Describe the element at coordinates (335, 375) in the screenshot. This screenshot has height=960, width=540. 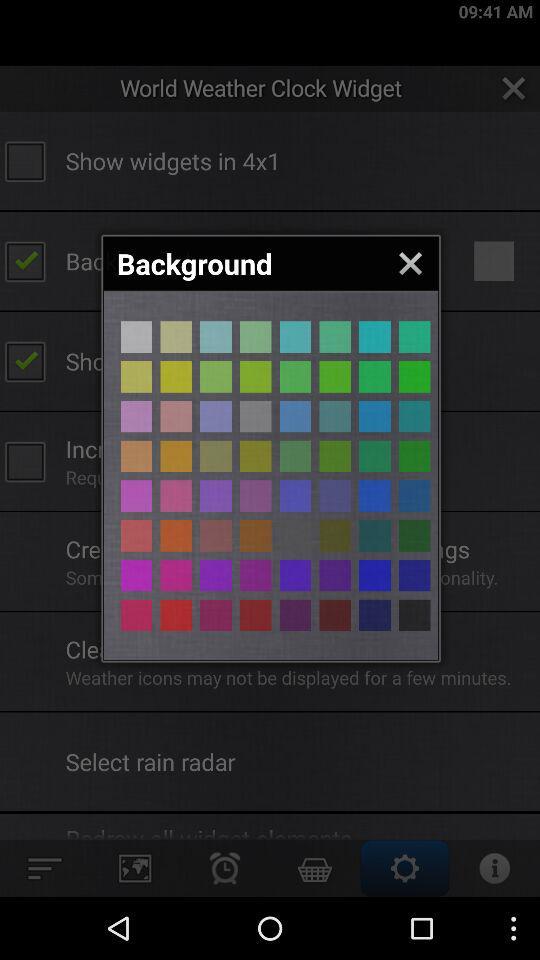
I see `box` at that location.